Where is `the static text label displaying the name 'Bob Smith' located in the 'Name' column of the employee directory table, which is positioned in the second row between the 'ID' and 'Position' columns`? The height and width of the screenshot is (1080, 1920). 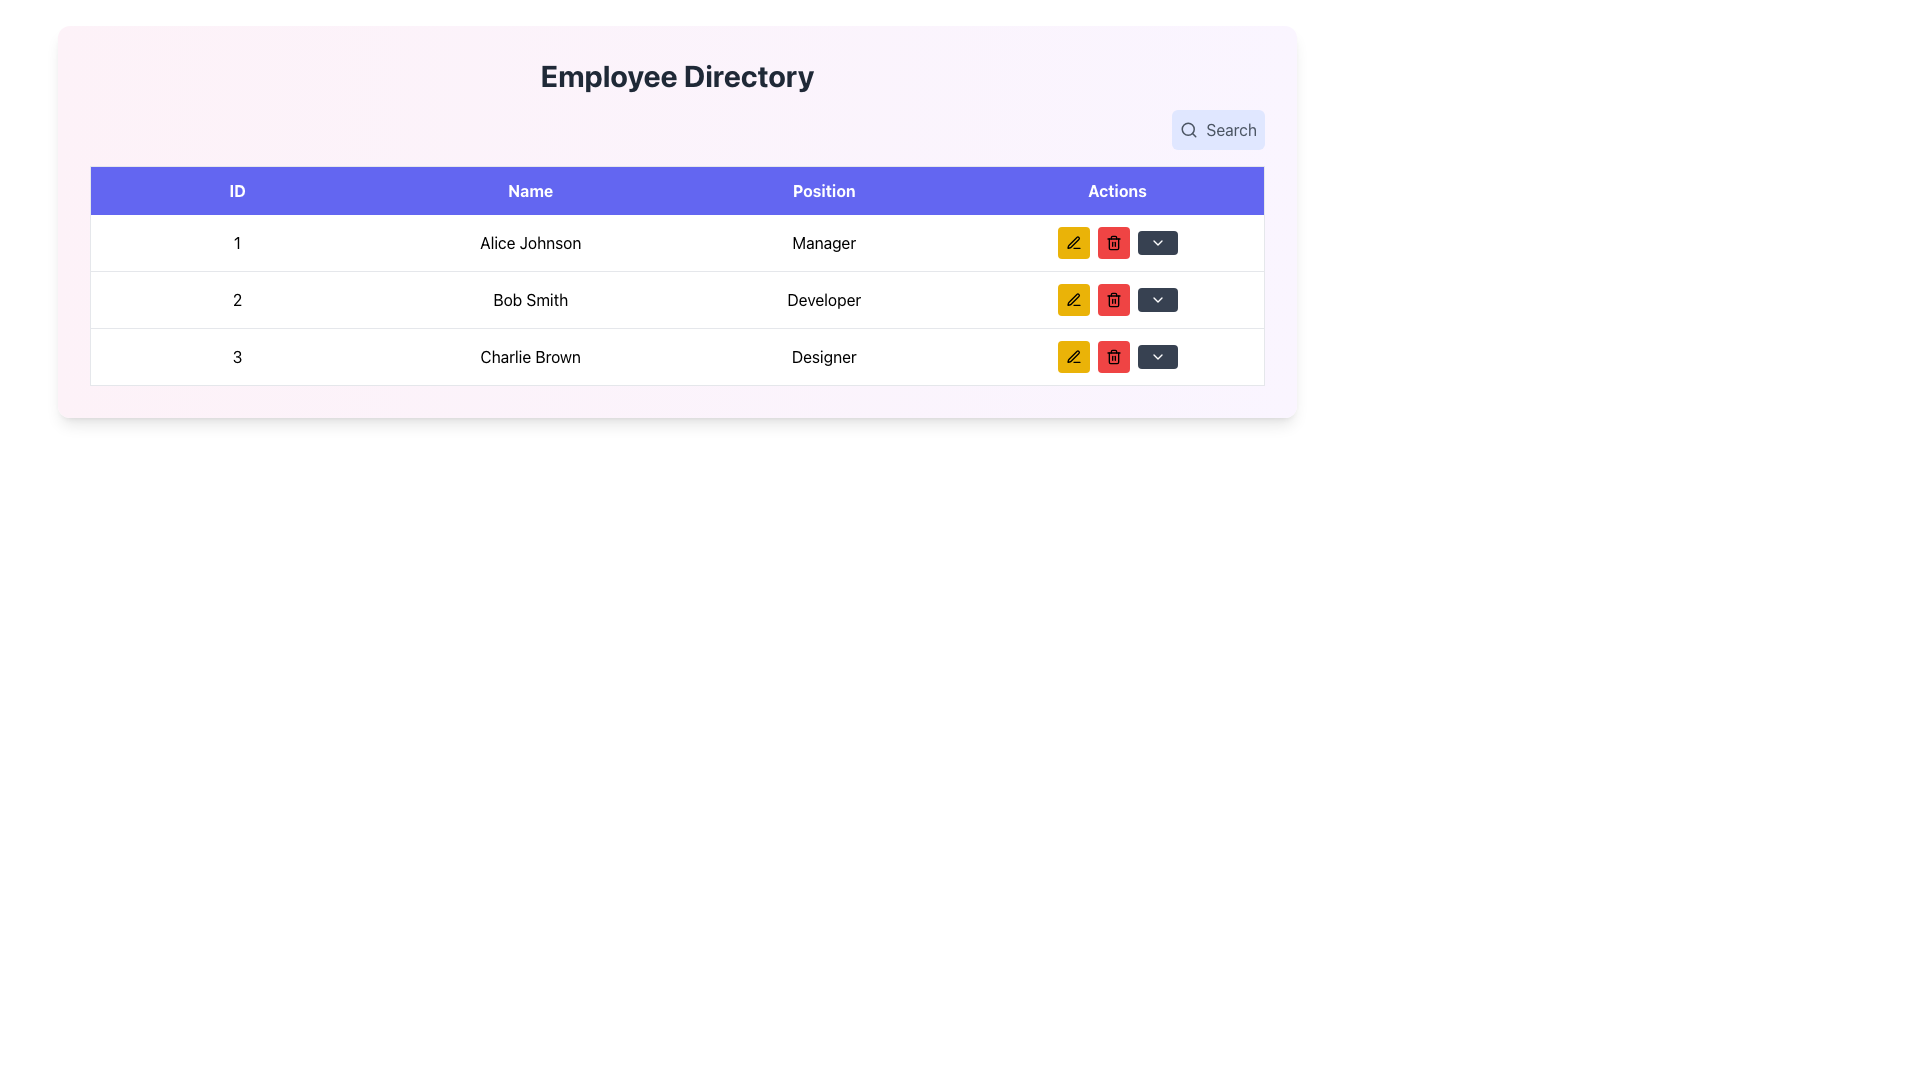 the static text label displaying the name 'Bob Smith' located in the 'Name' column of the employee directory table, which is positioned in the second row between the 'ID' and 'Position' columns is located at coordinates (530, 300).